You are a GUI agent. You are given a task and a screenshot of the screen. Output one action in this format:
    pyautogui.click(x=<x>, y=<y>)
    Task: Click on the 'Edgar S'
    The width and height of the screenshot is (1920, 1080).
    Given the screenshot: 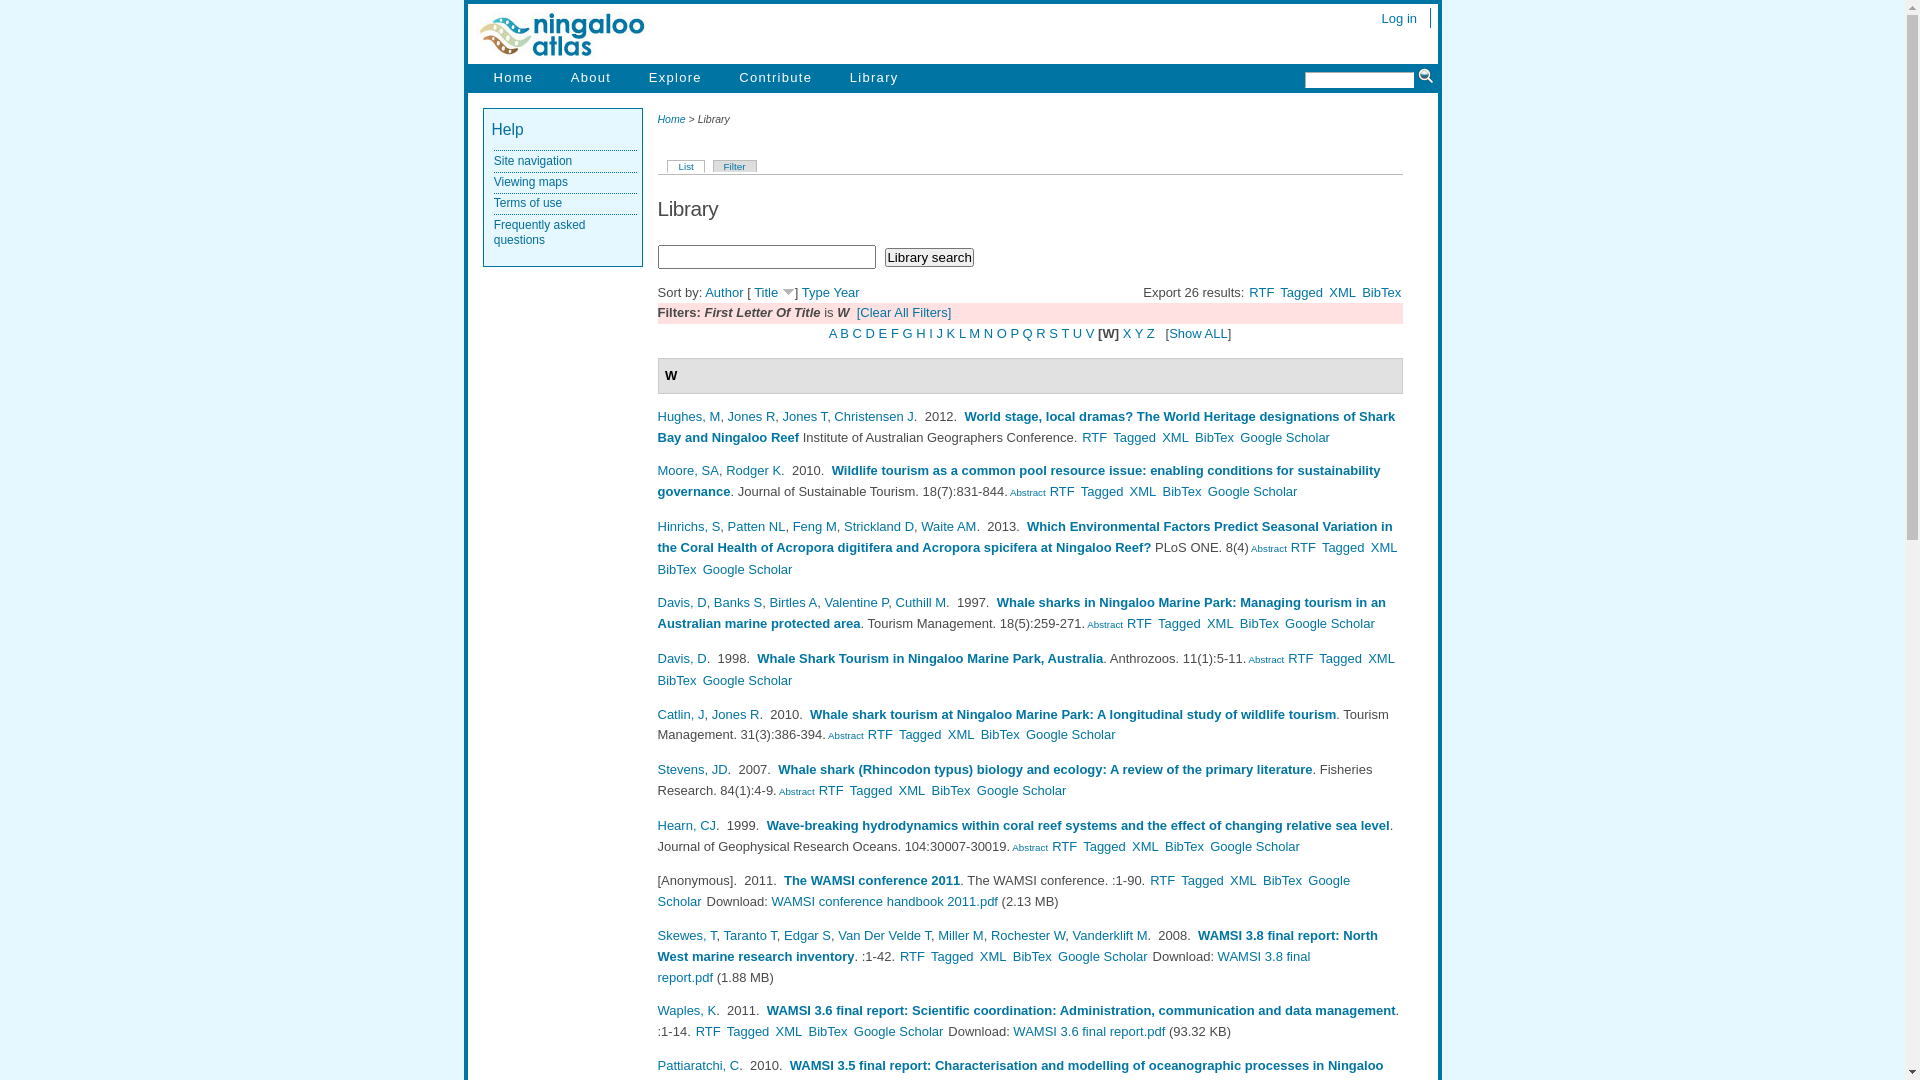 What is the action you would take?
    pyautogui.click(x=807, y=935)
    